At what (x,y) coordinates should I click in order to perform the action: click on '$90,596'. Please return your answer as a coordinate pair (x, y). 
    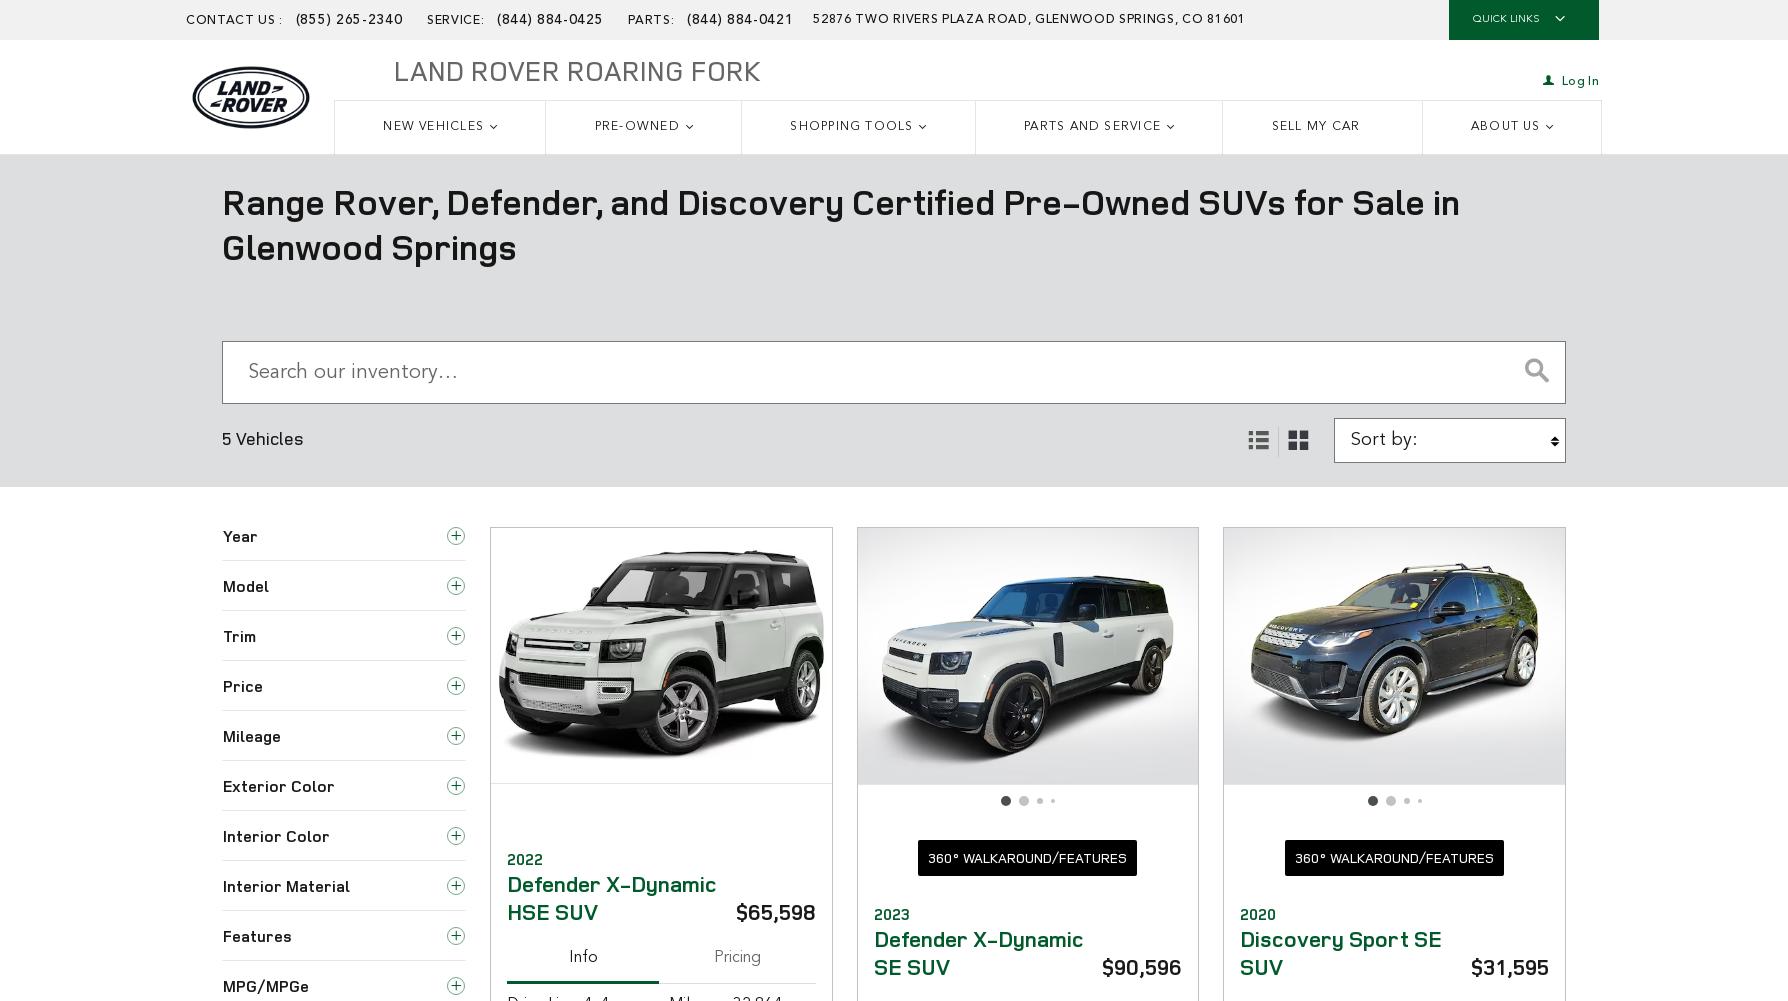
    Looking at the image, I should click on (1140, 964).